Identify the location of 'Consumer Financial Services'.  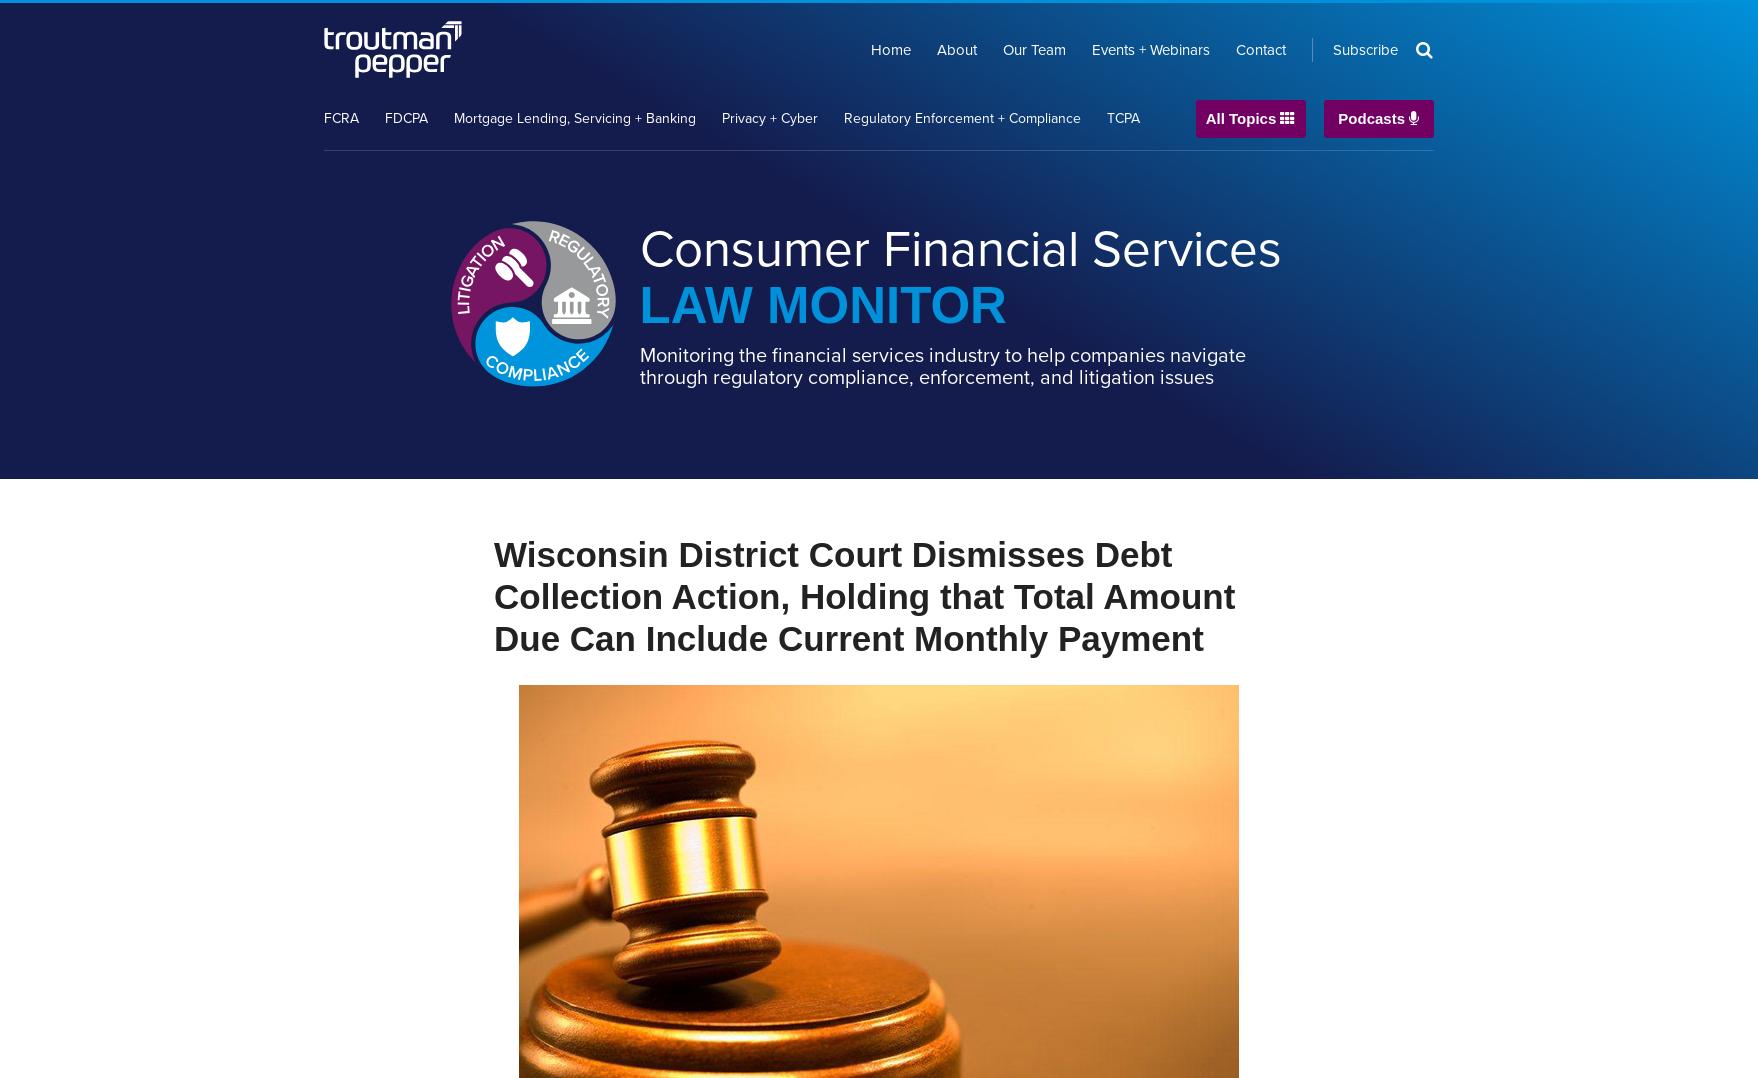
(960, 248).